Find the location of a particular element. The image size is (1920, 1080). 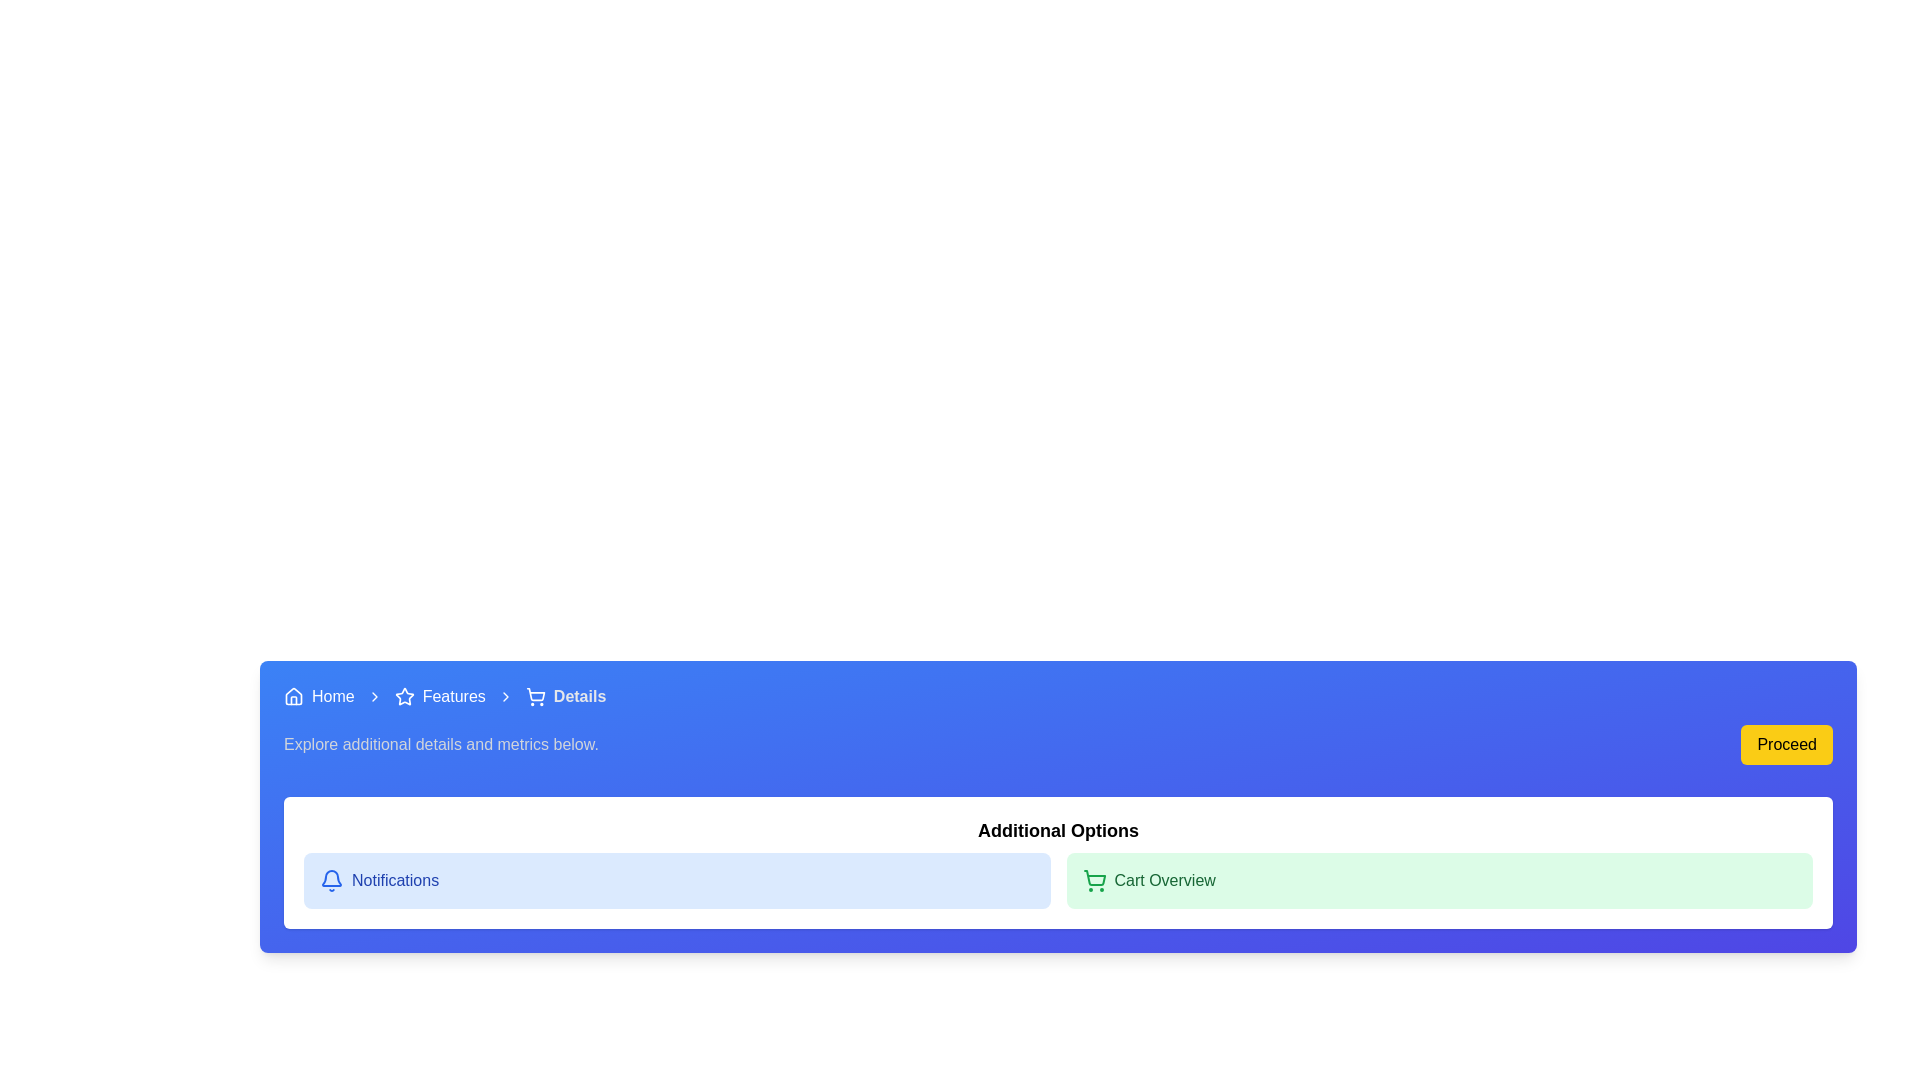

the text label located on the navigation bar towards the right, positioned after the shopping-cart icon, and is the last item in its group is located at coordinates (579, 696).